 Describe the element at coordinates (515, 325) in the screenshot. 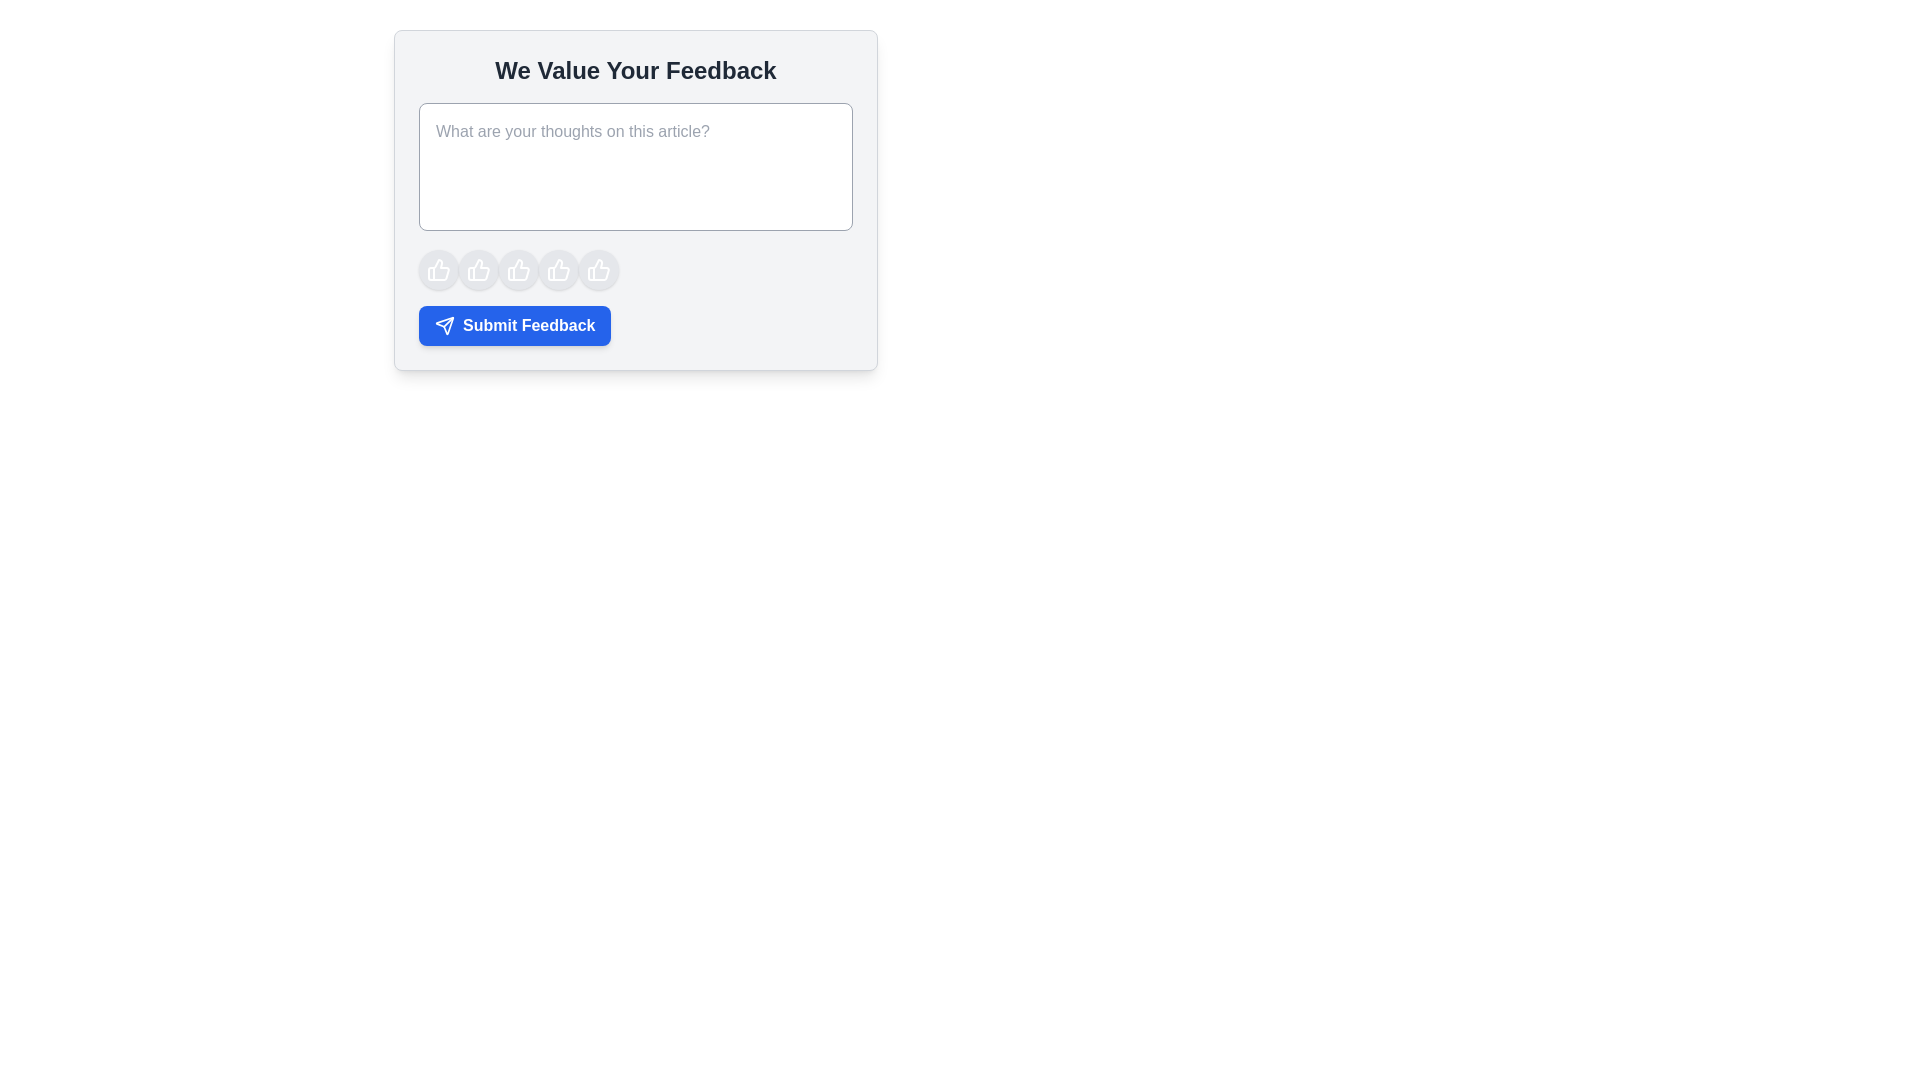

I see `the 'Submit Feedback' button, which is a rectangular button with a blue background and white bold text, located at the bottom center of the feedback form` at that location.